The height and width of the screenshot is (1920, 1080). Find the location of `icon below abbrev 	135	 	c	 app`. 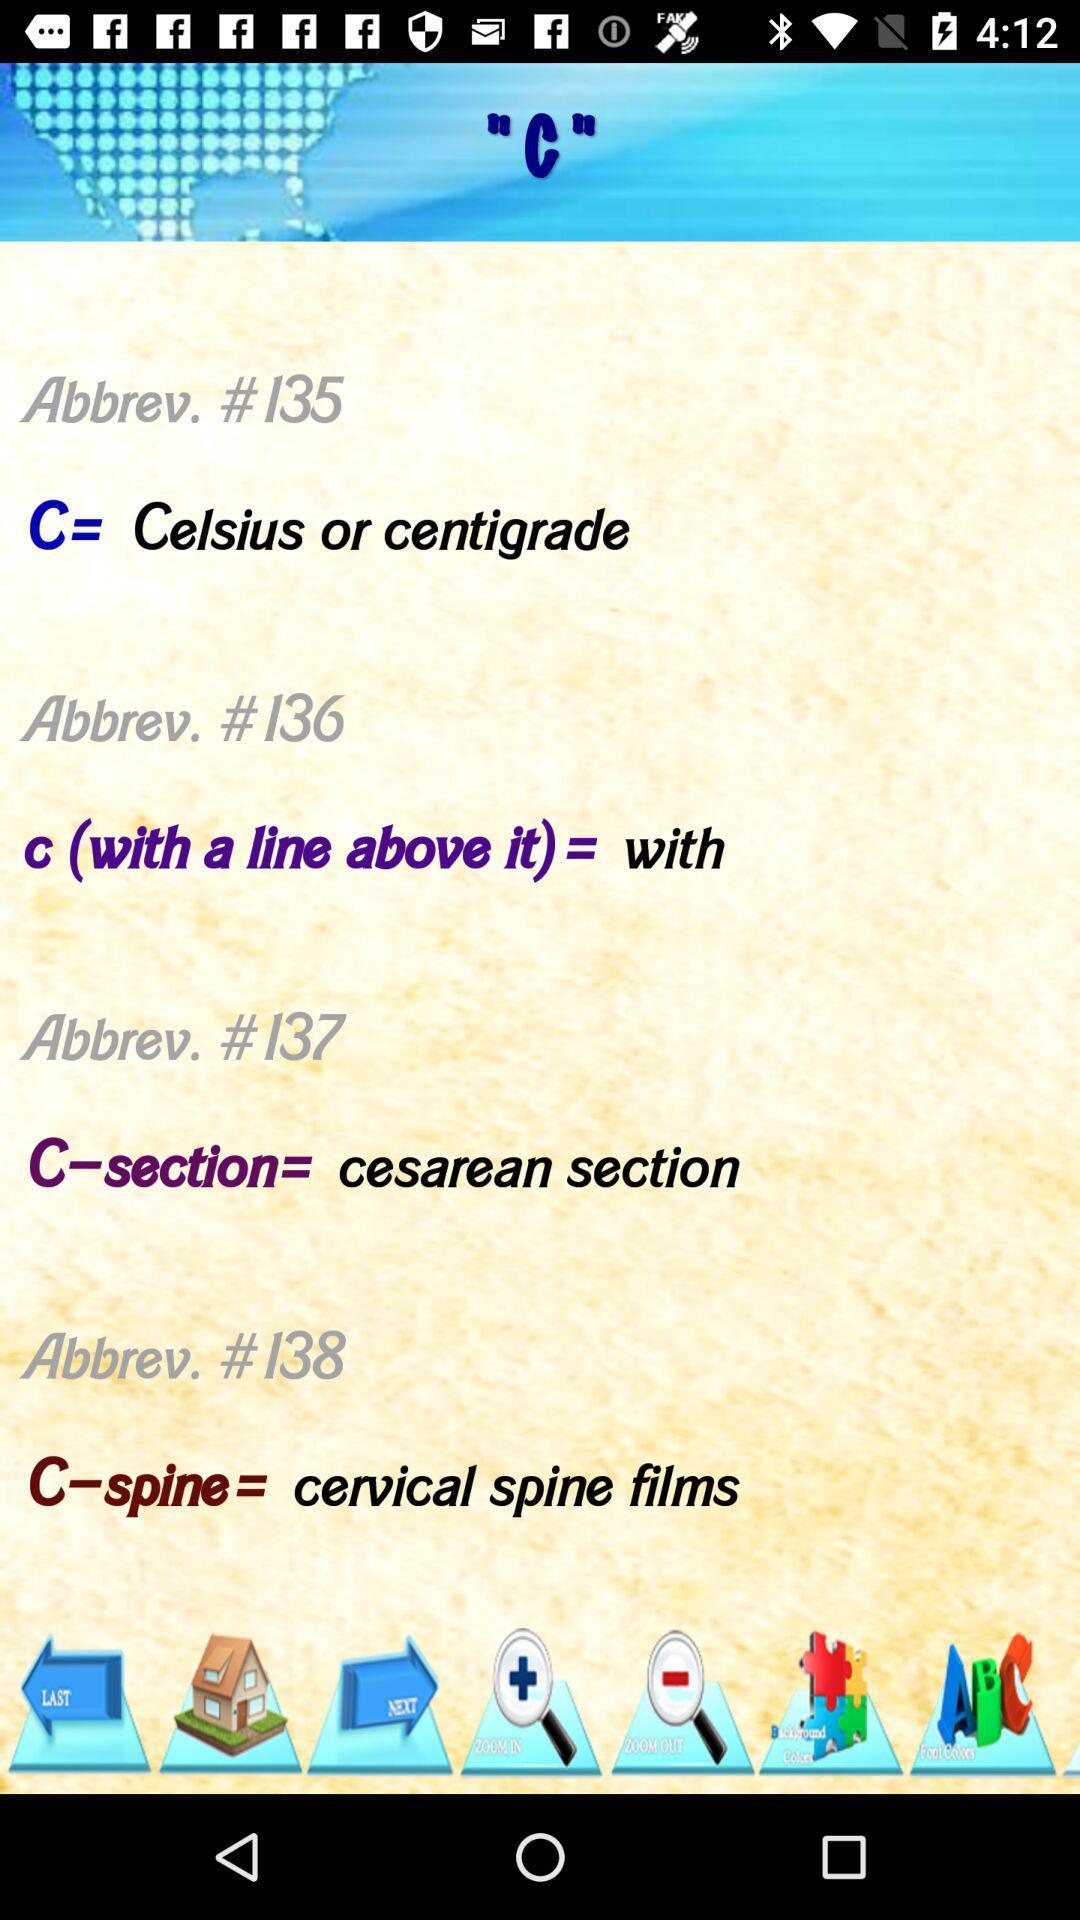

icon below abbrev 	135	 	c	 app is located at coordinates (832, 1702).